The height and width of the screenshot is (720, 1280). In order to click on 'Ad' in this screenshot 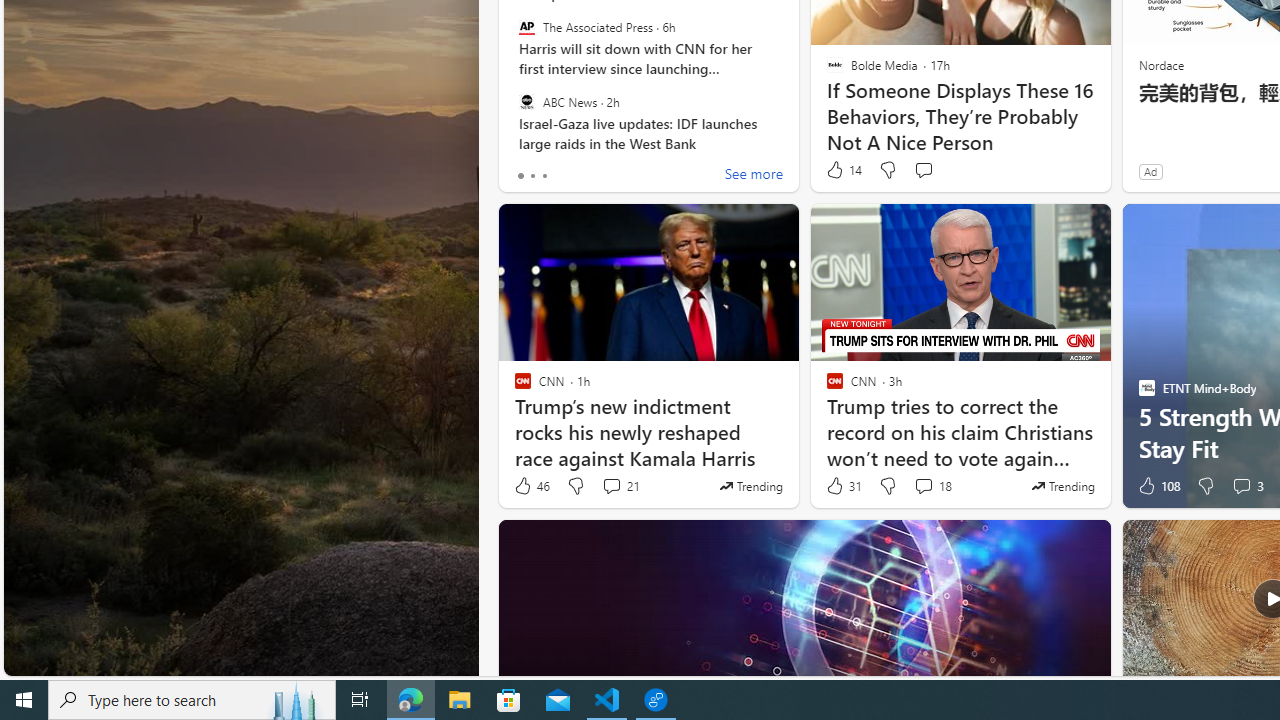, I will do `click(1150, 170)`.